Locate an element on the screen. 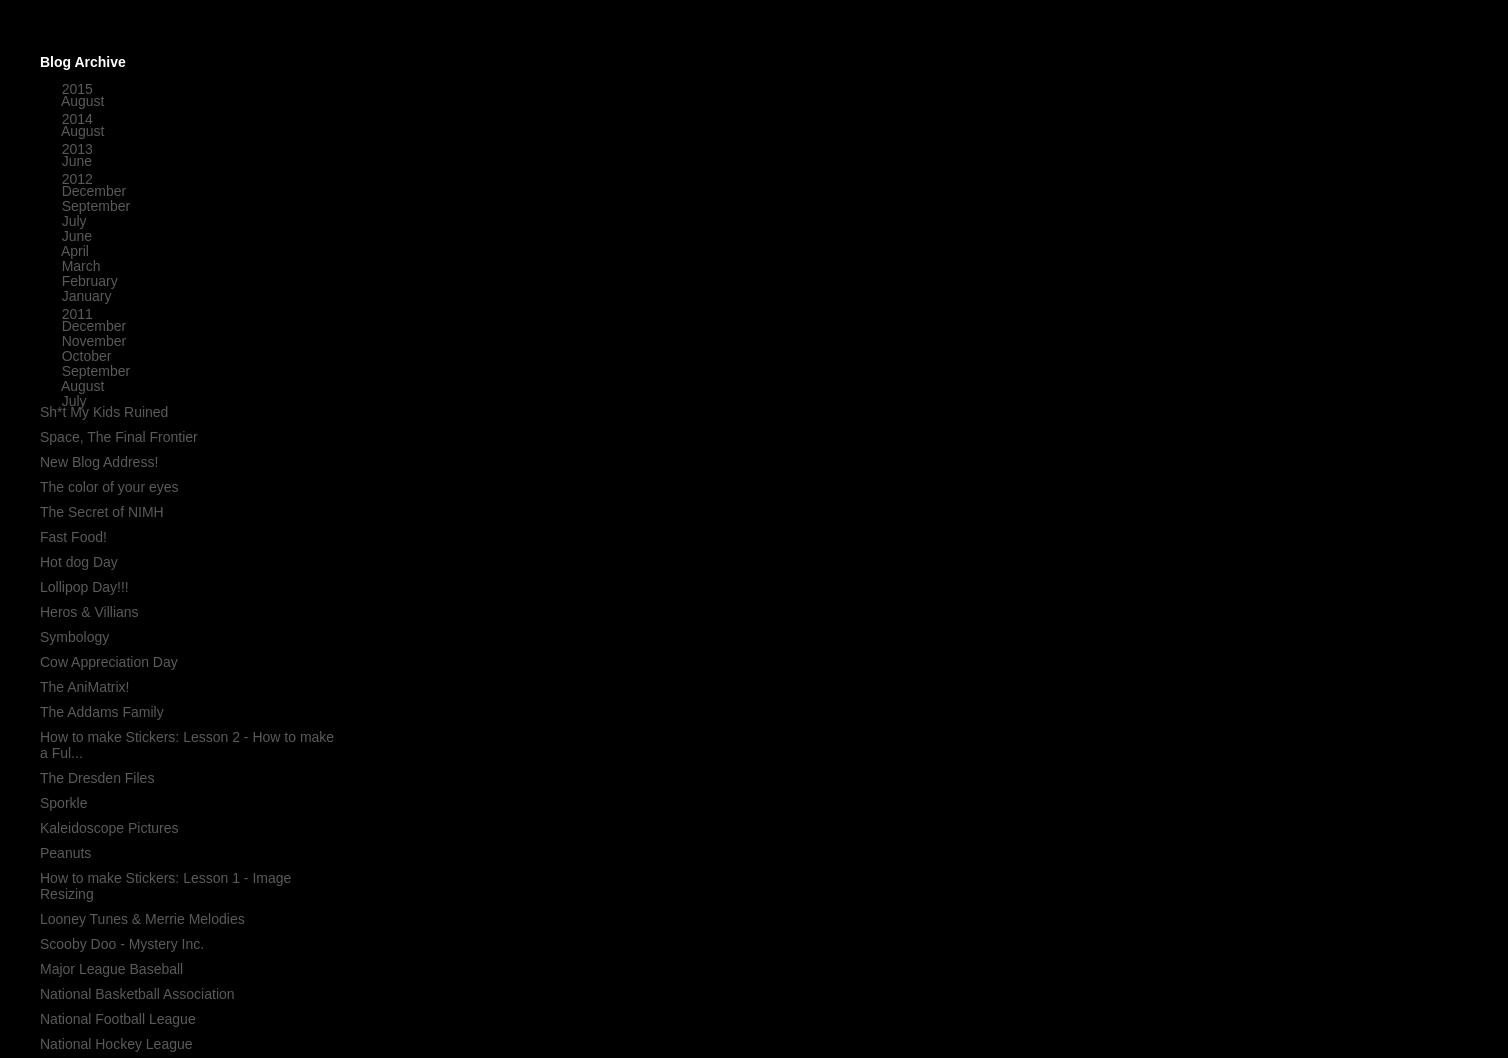 The image size is (1508, 1058). 'The AniMatrix!' is located at coordinates (84, 685).